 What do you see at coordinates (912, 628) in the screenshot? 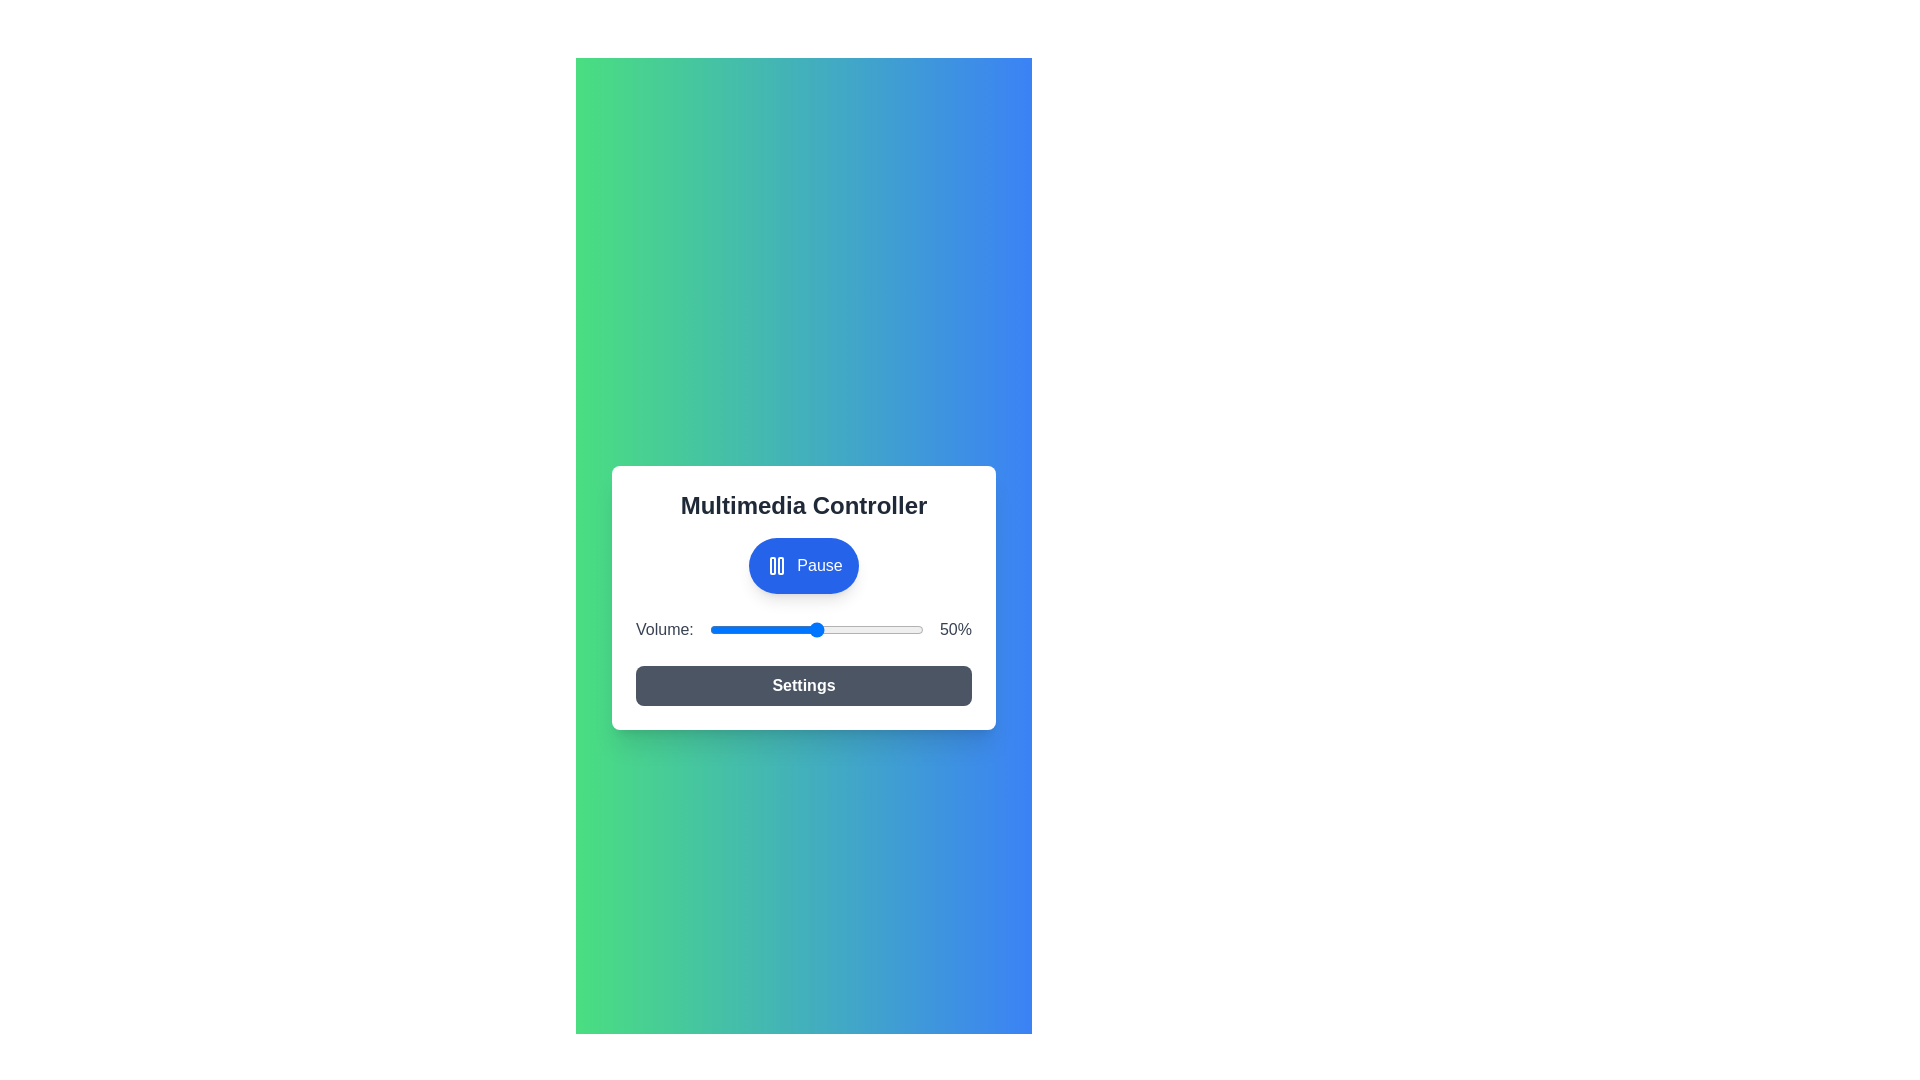
I see `the volume` at bounding box center [912, 628].